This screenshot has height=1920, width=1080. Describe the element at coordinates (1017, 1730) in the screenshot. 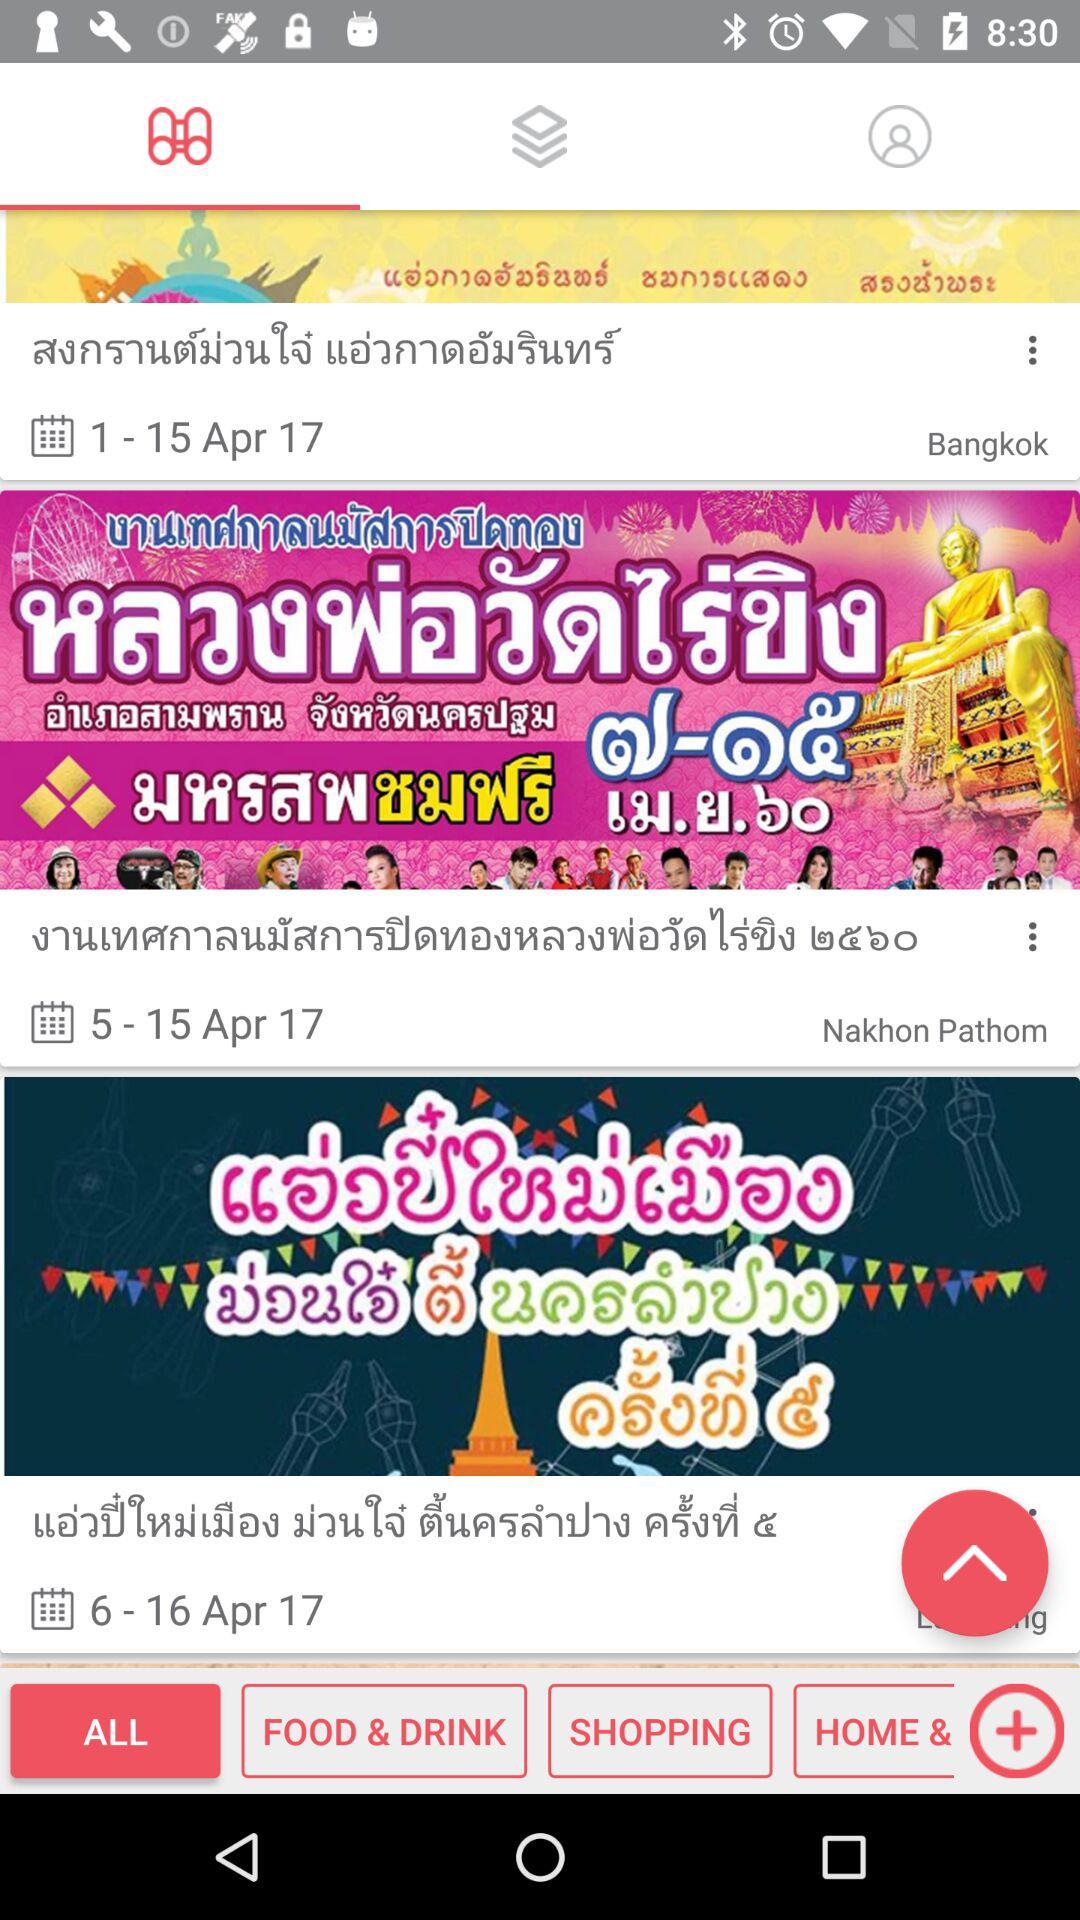

I see `the add icon` at that location.